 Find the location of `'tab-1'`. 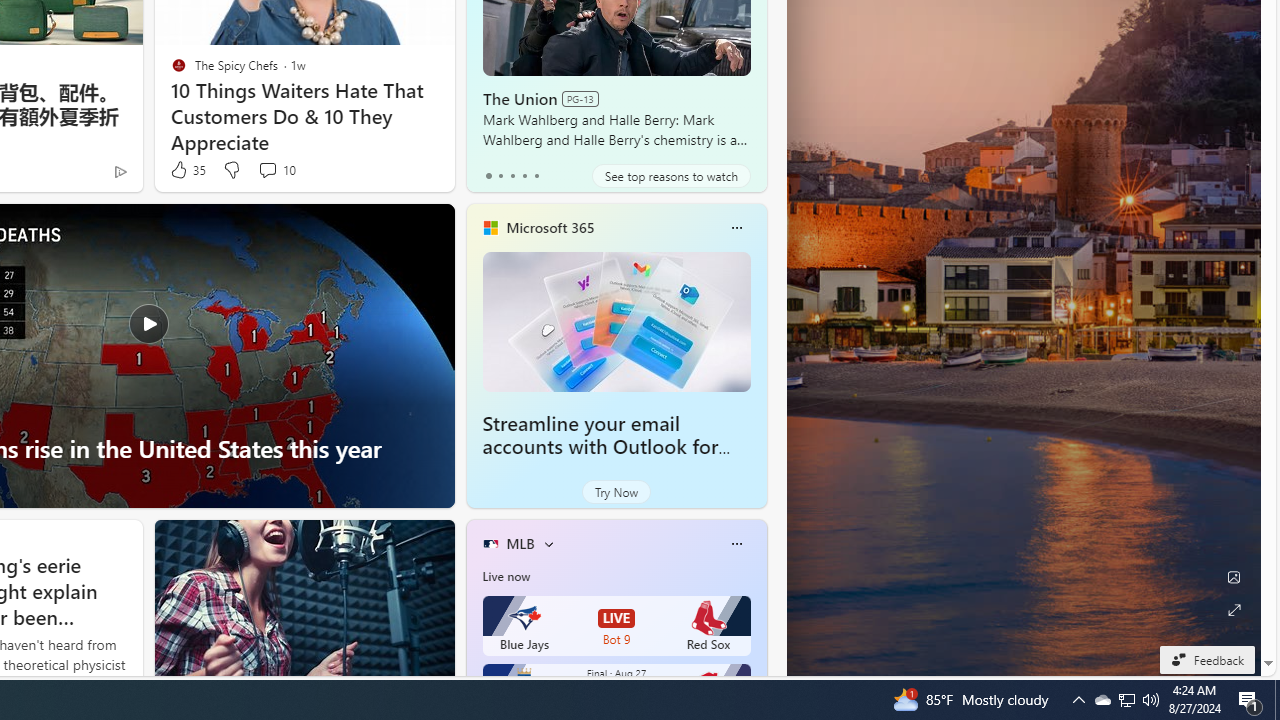

'tab-1' is located at coordinates (500, 175).